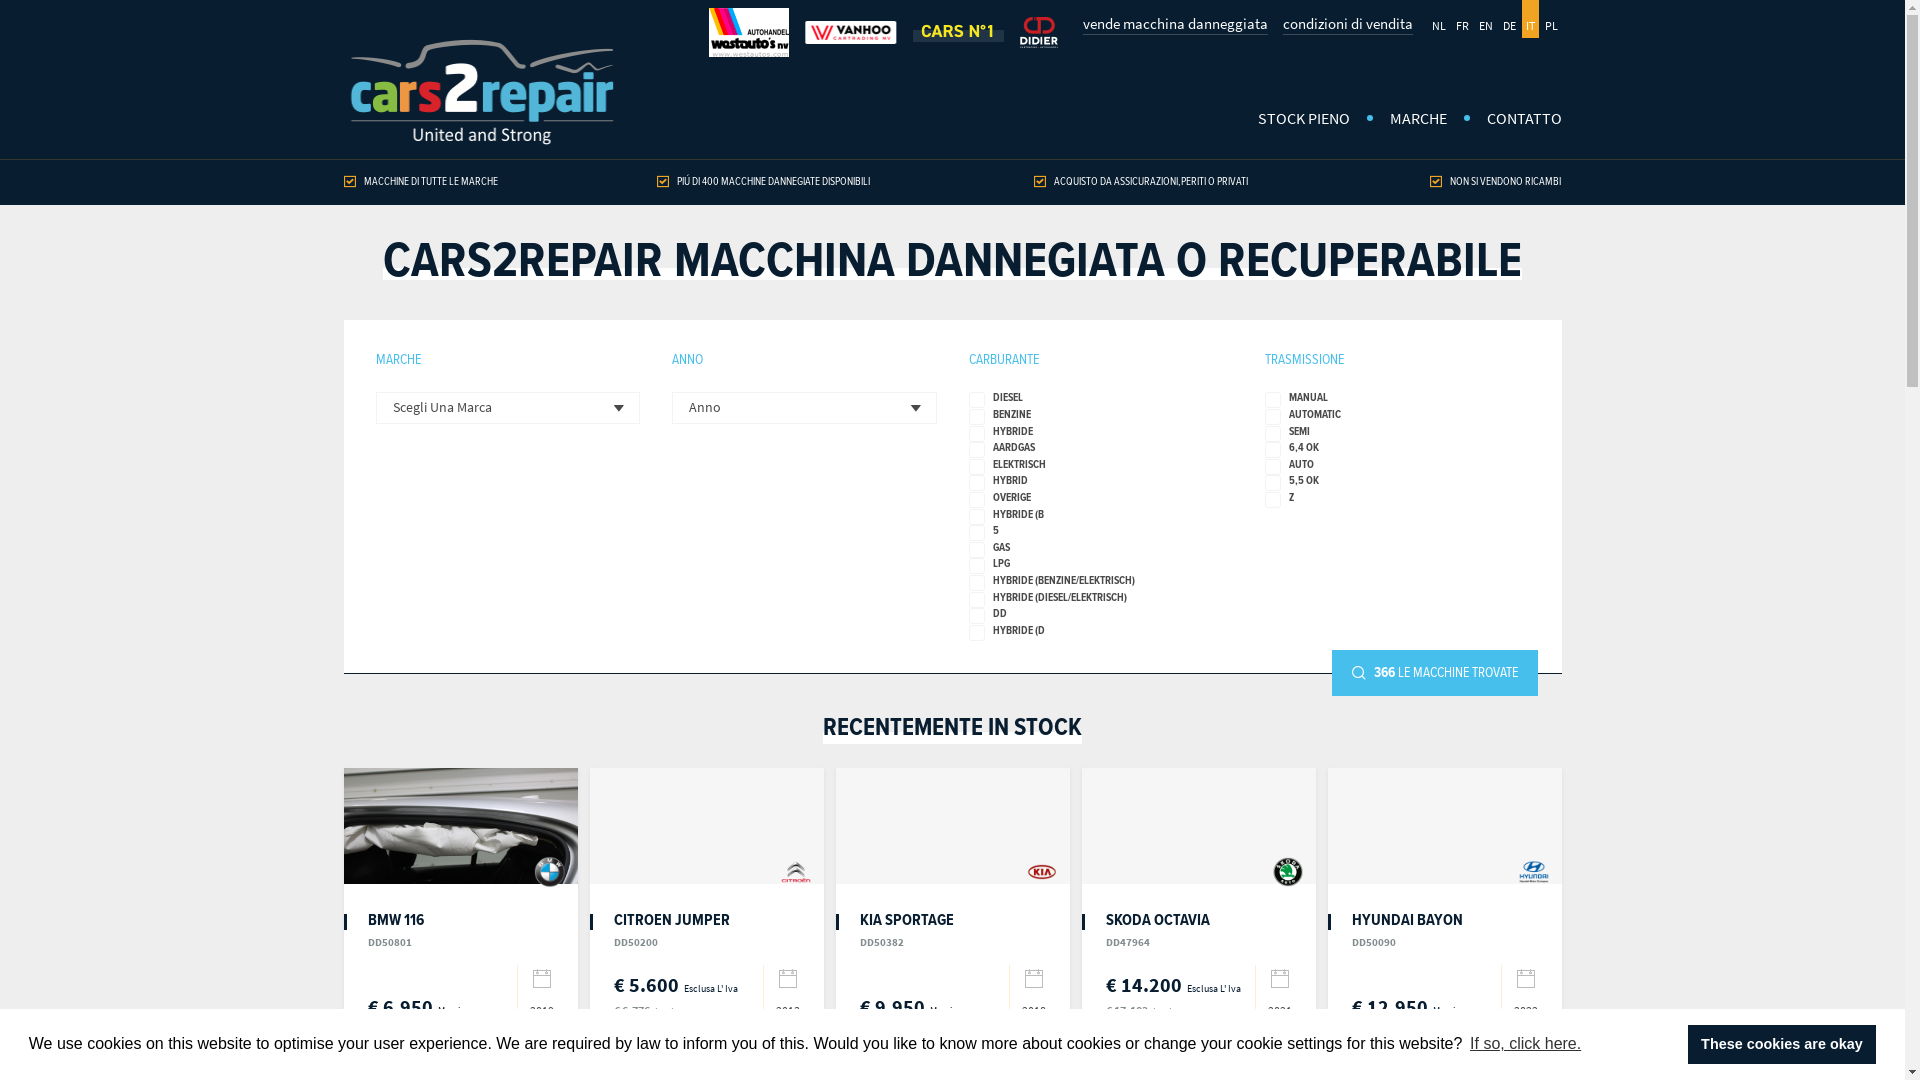  I want to click on 'KIA', so click(1040, 870).